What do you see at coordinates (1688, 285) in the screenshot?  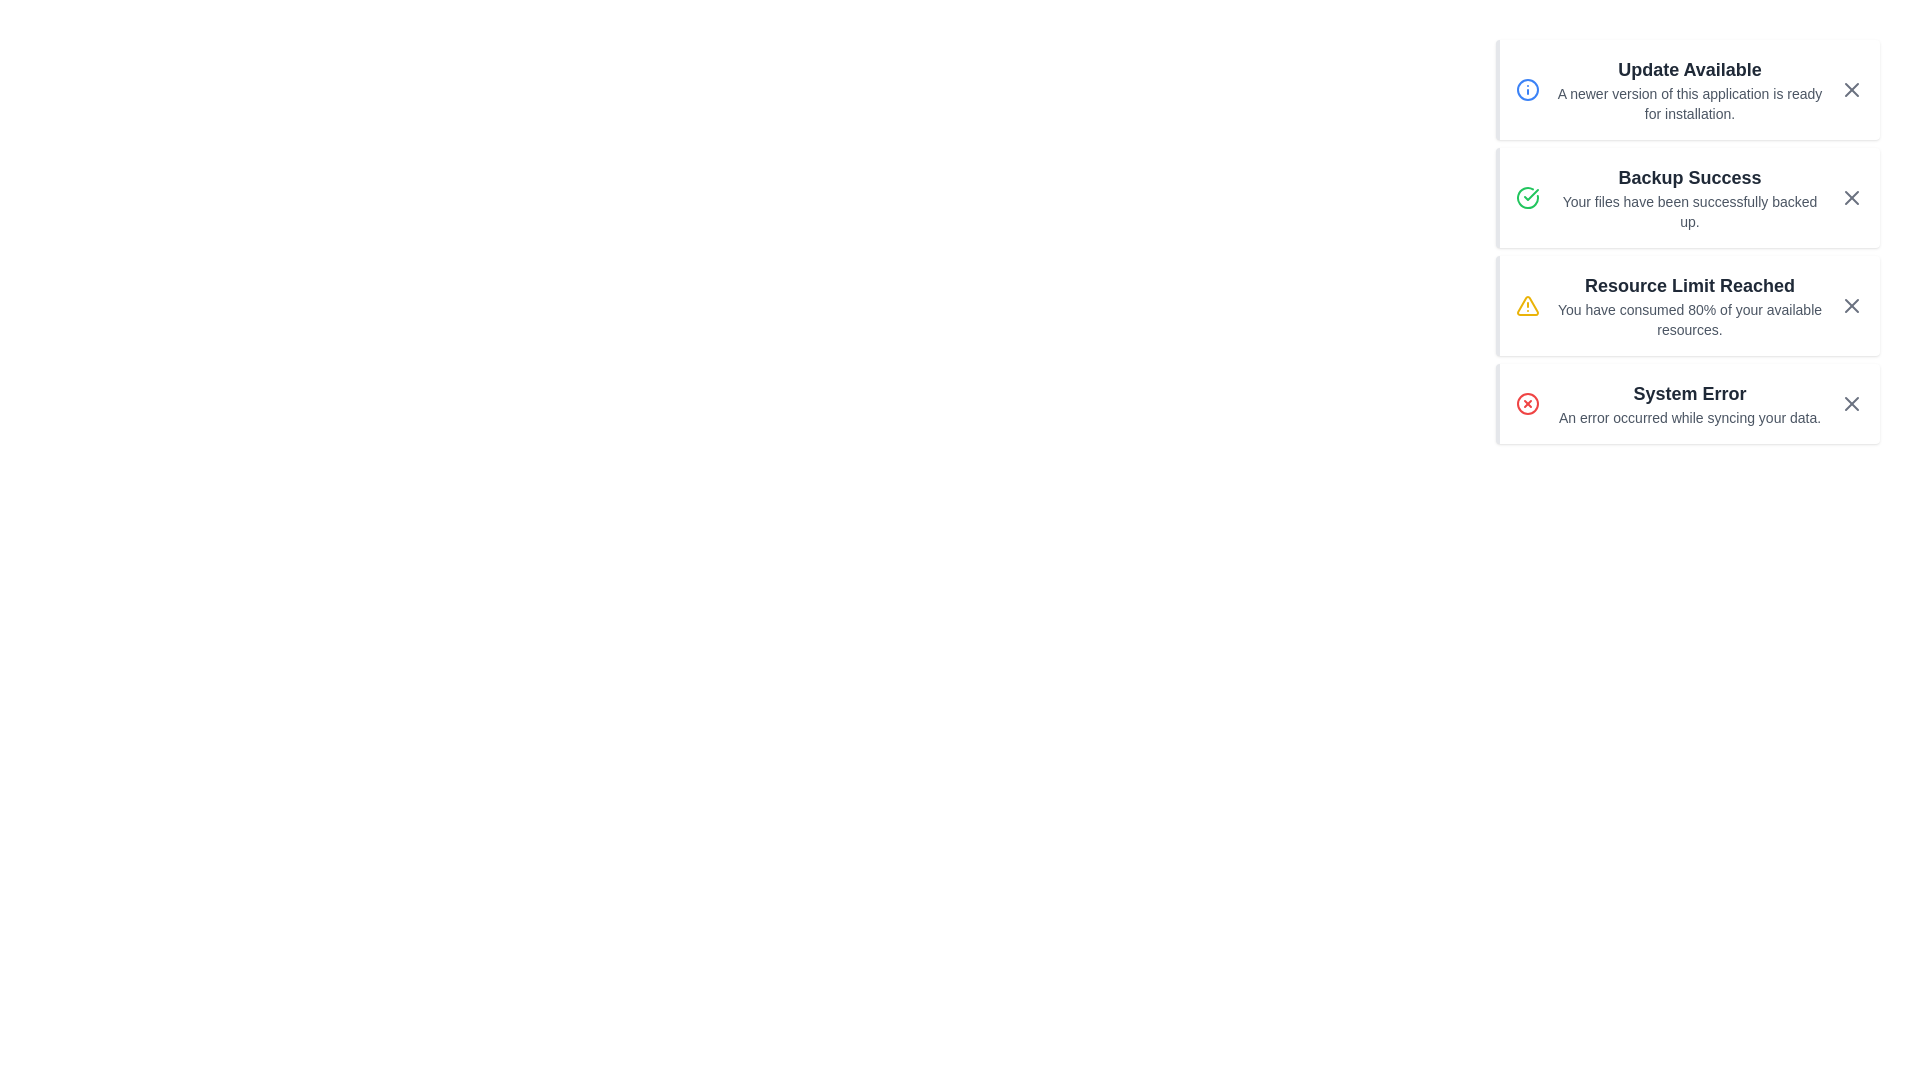 I see `the text element that displays the title of the third notification card in the vertical list of notifications` at bounding box center [1688, 285].